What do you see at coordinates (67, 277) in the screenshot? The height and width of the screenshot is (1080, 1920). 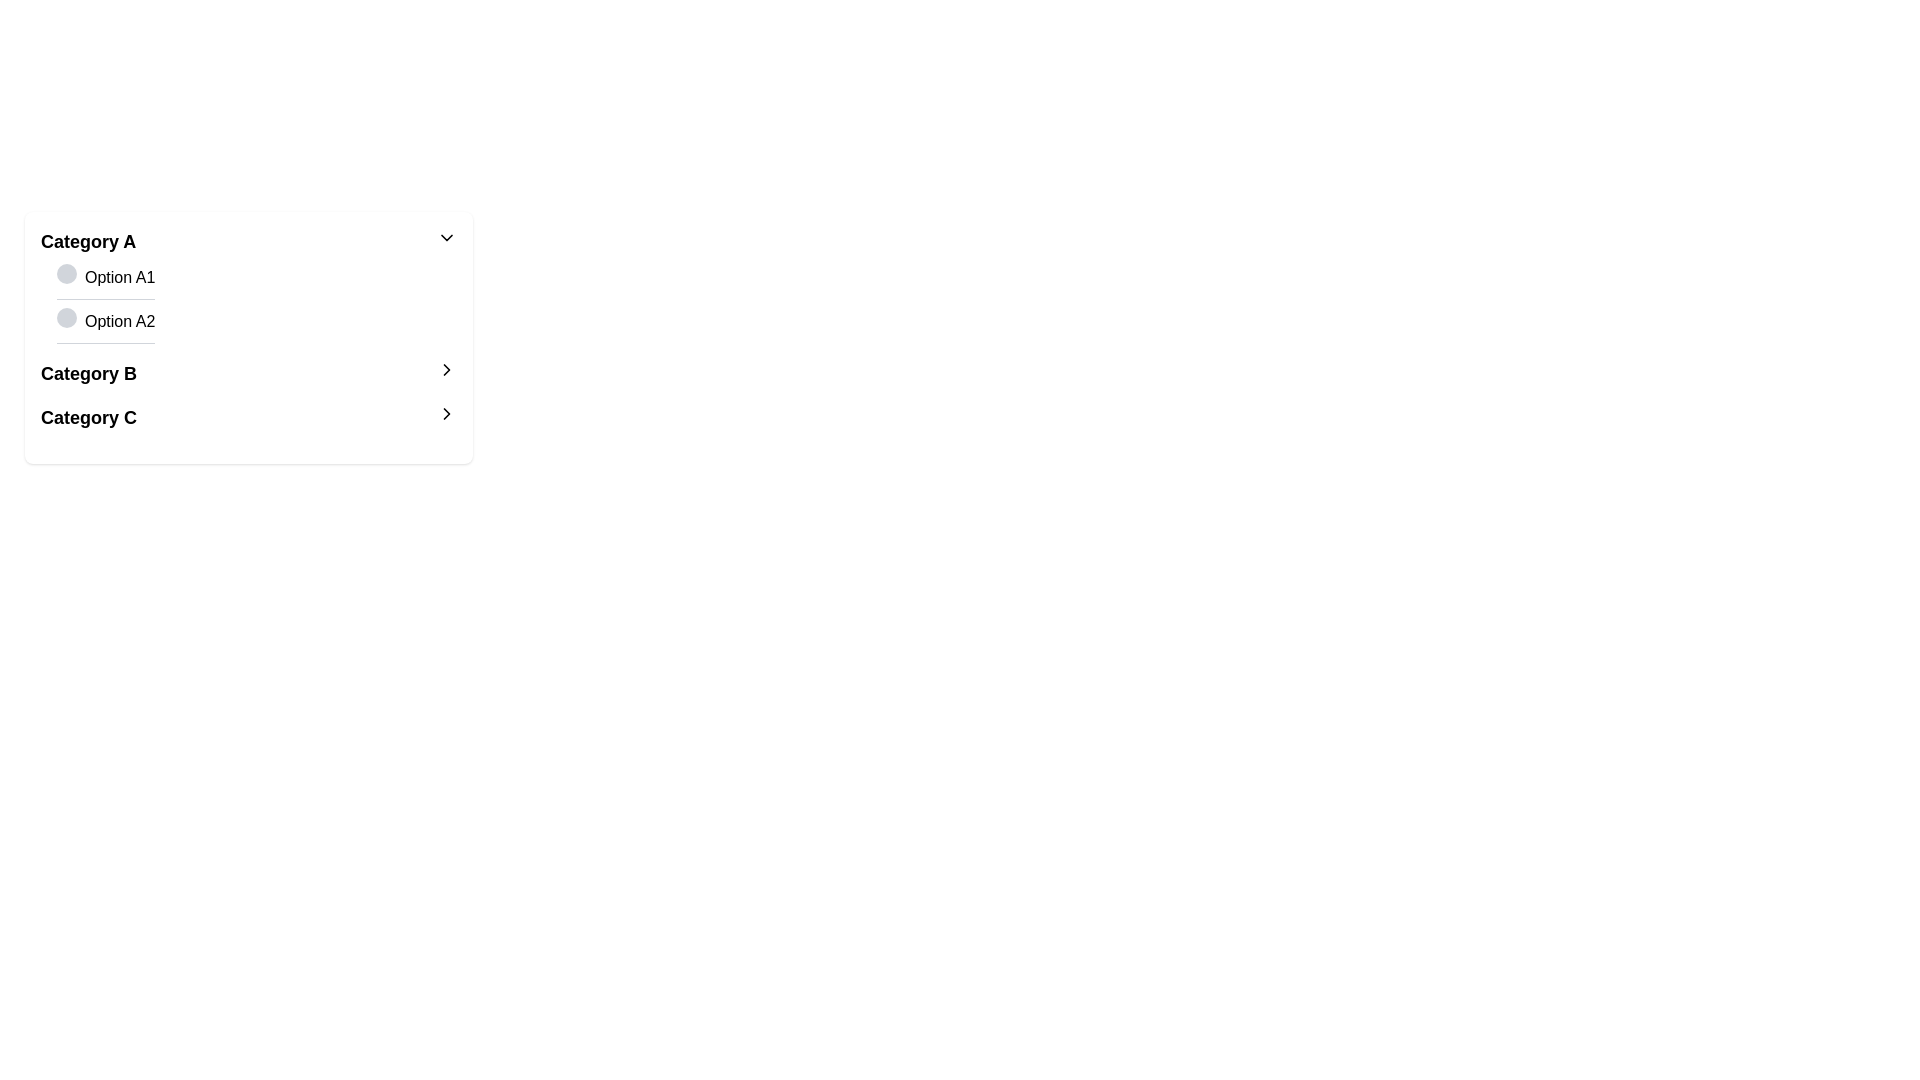 I see `the radio button for 'Option A1' located at the leftmost part of its row under 'Category A'` at bounding box center [67, 277].